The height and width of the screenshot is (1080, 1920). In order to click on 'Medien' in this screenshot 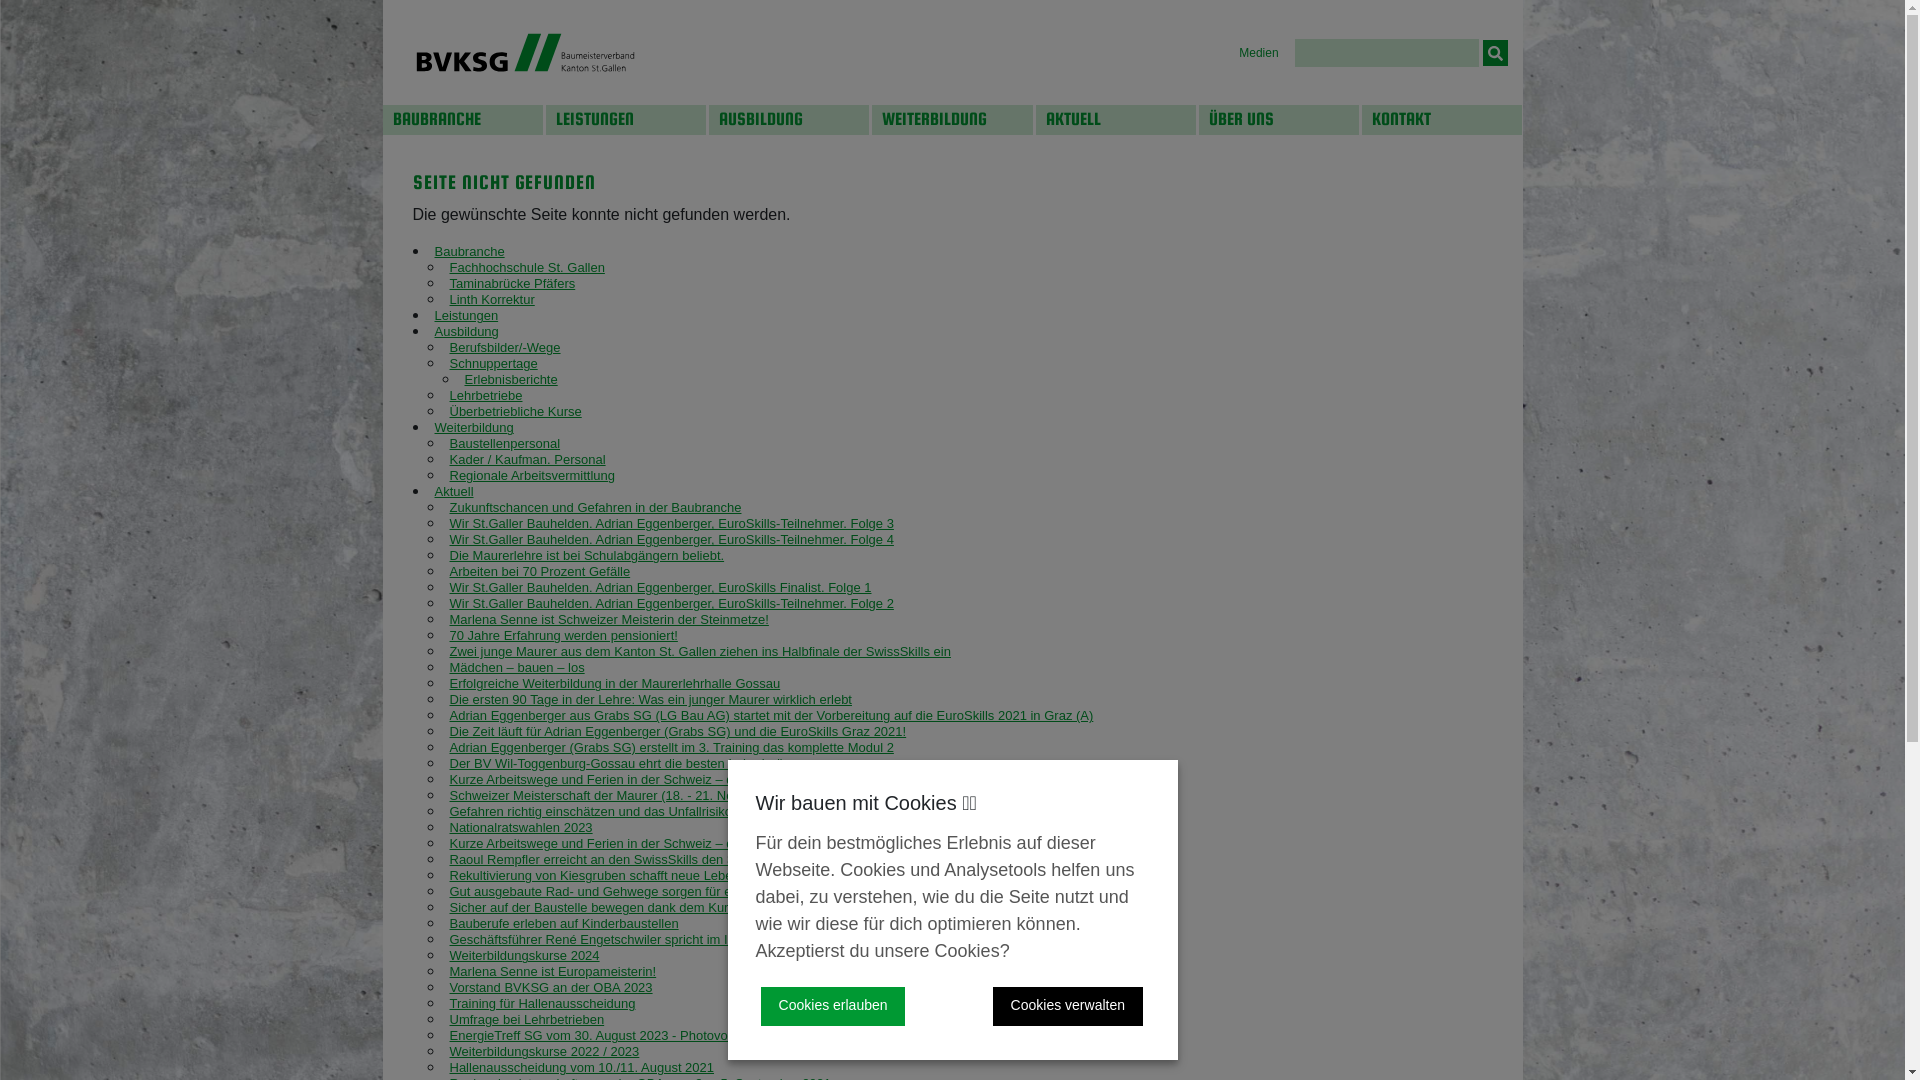, I will do `click(1237, 52)`.